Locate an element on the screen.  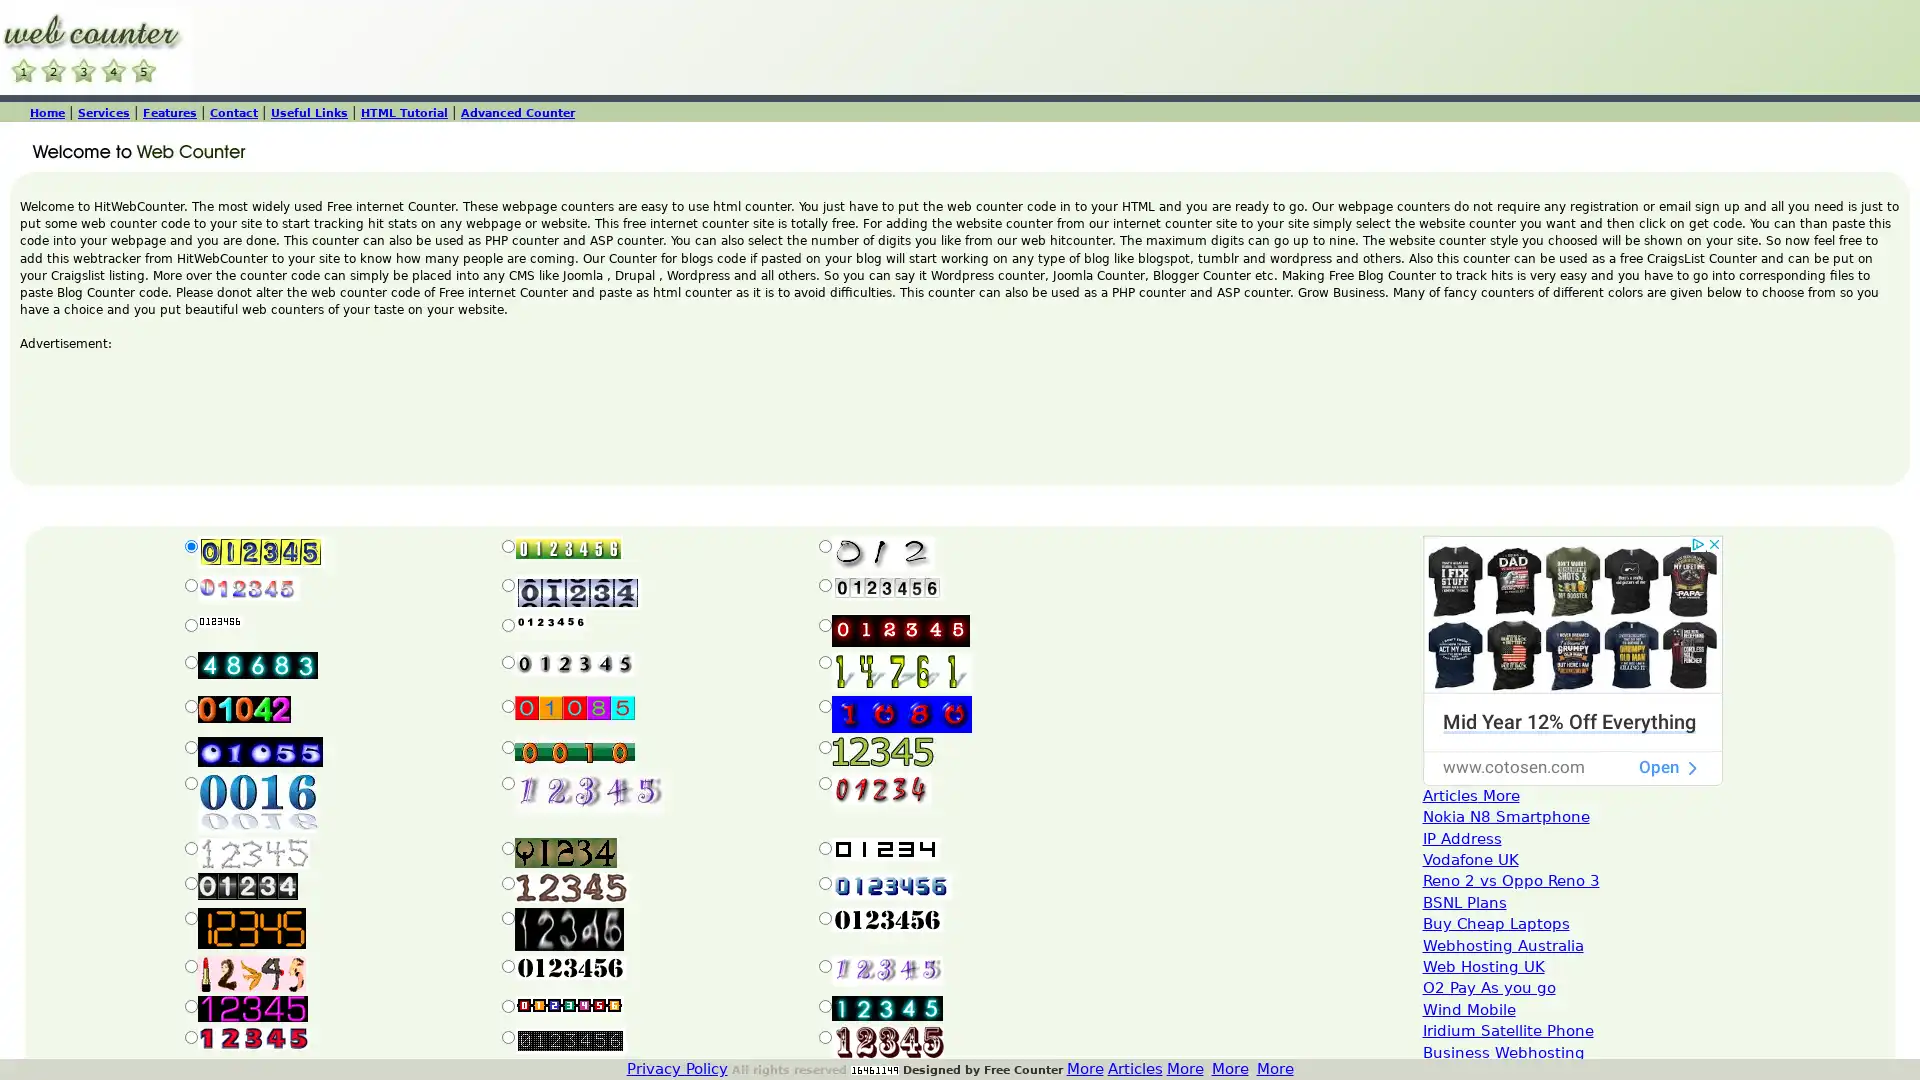
Submit is located at coordinates (257, 801).